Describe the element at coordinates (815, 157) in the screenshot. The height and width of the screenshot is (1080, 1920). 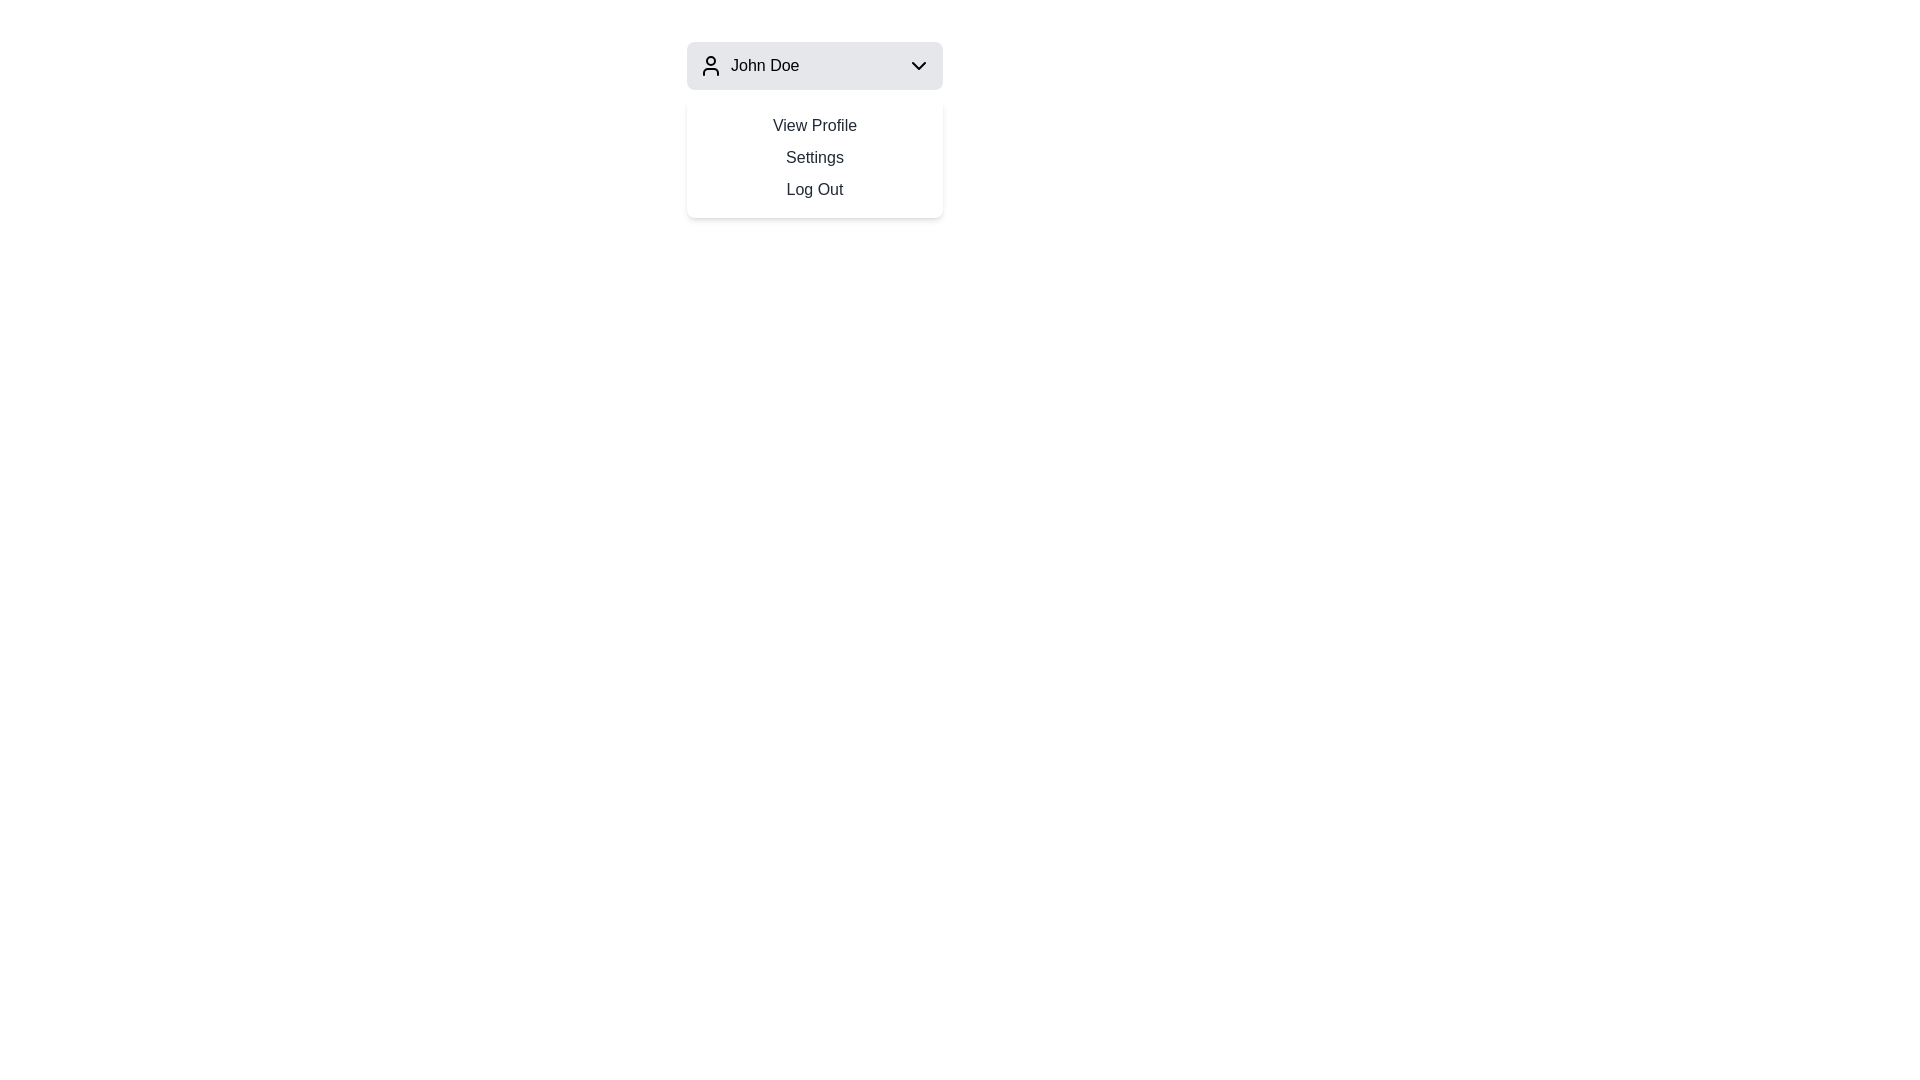
I see `the dropdown menu containing the options 'View Profile', 'Settings', and 'Log Out'` at that location.